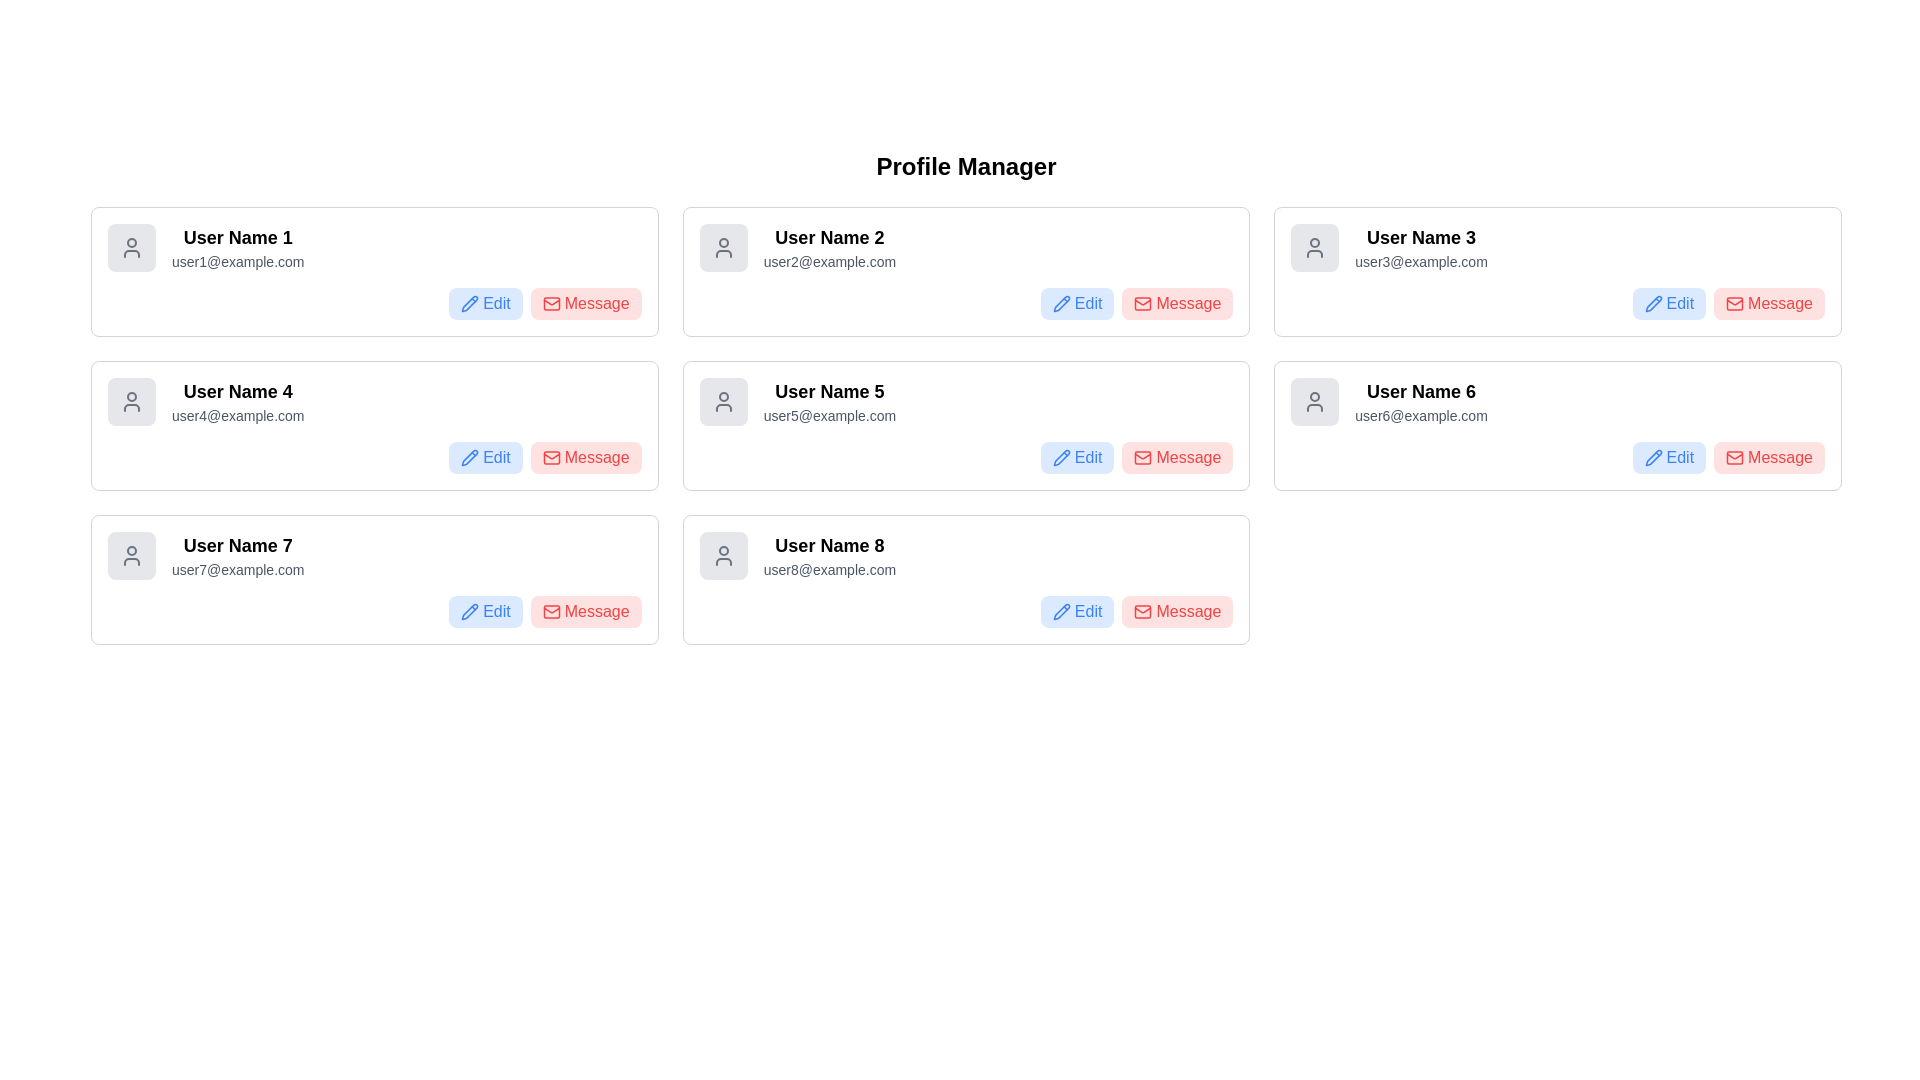 The height and width of the screenshot is (1080, 1920). Describe the element at coordinates (1315, 246) in the screenshot. I see `the user profile icon representing 'User Name 3' located in the top-right corner of the interface` at that location.